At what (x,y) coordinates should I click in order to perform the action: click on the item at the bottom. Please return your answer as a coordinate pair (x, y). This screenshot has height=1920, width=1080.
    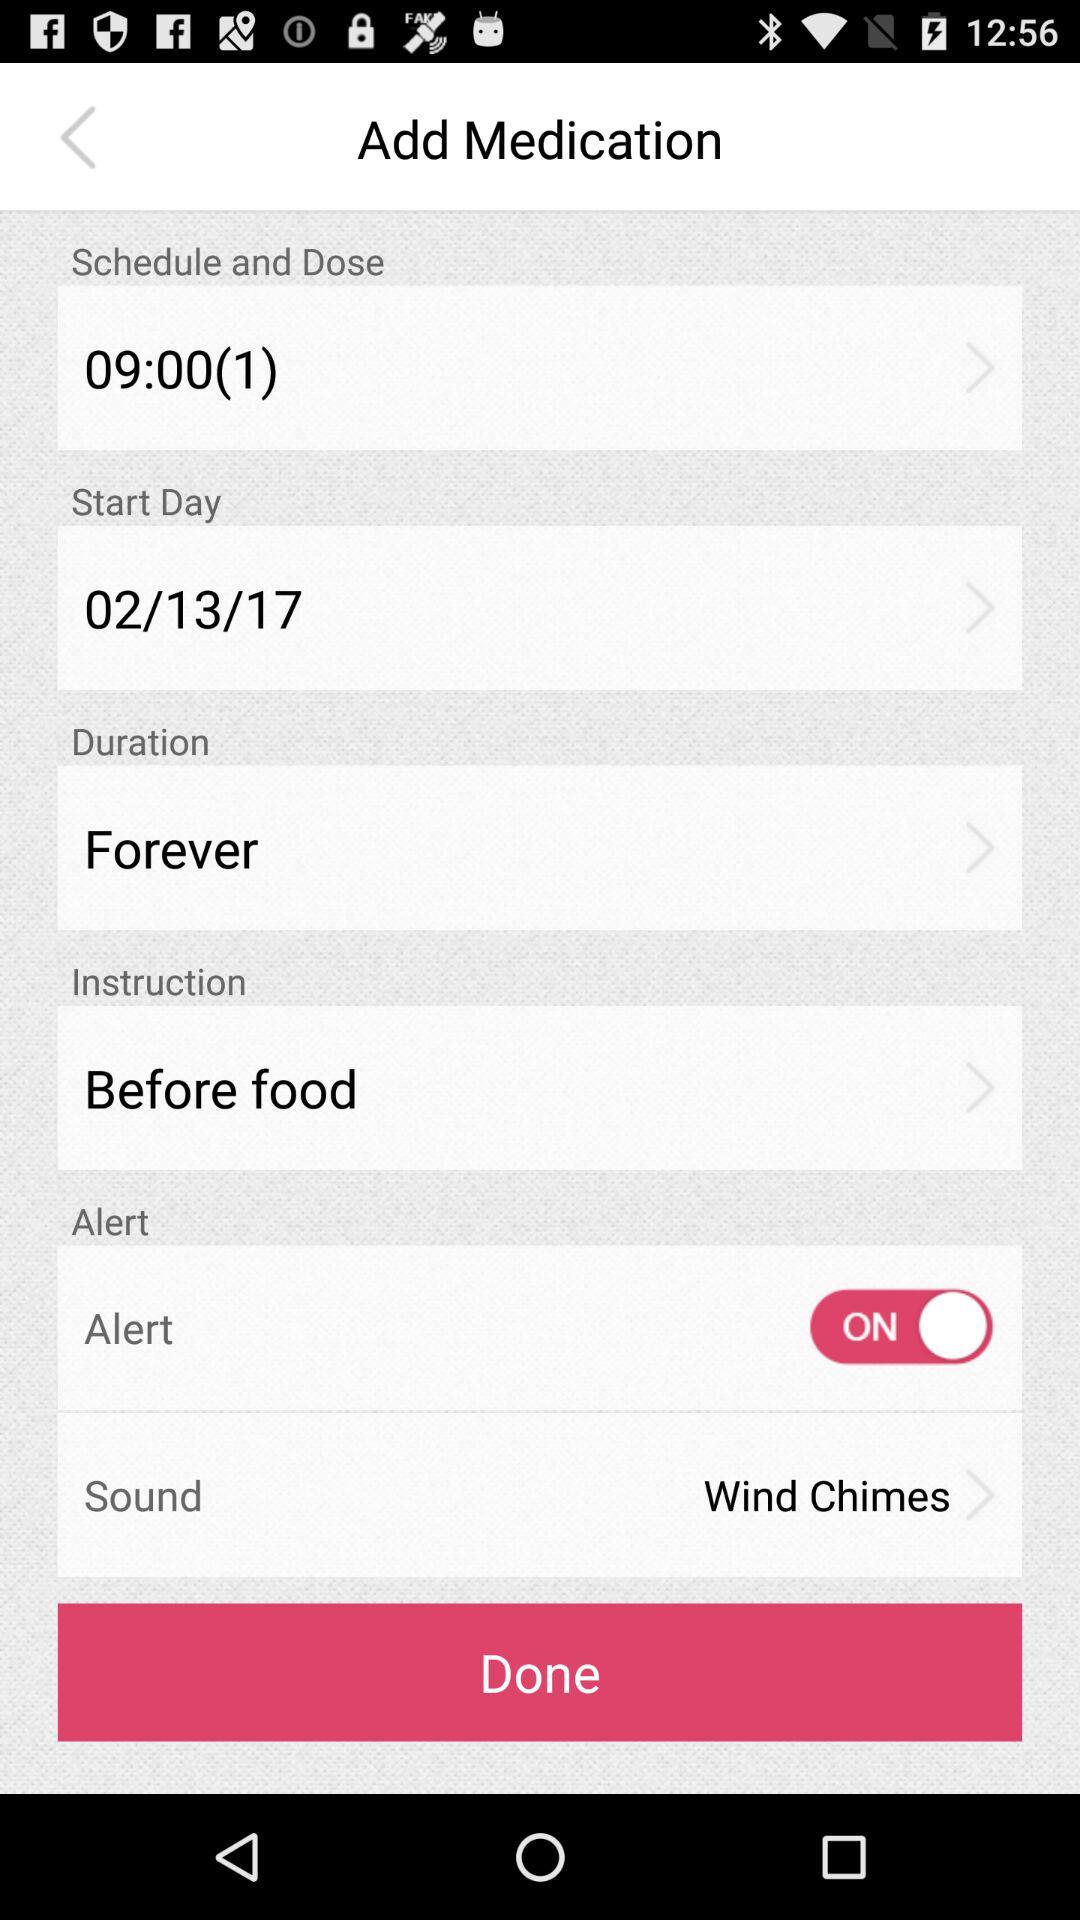
    Looking at the image, I should click on (540, 1672).